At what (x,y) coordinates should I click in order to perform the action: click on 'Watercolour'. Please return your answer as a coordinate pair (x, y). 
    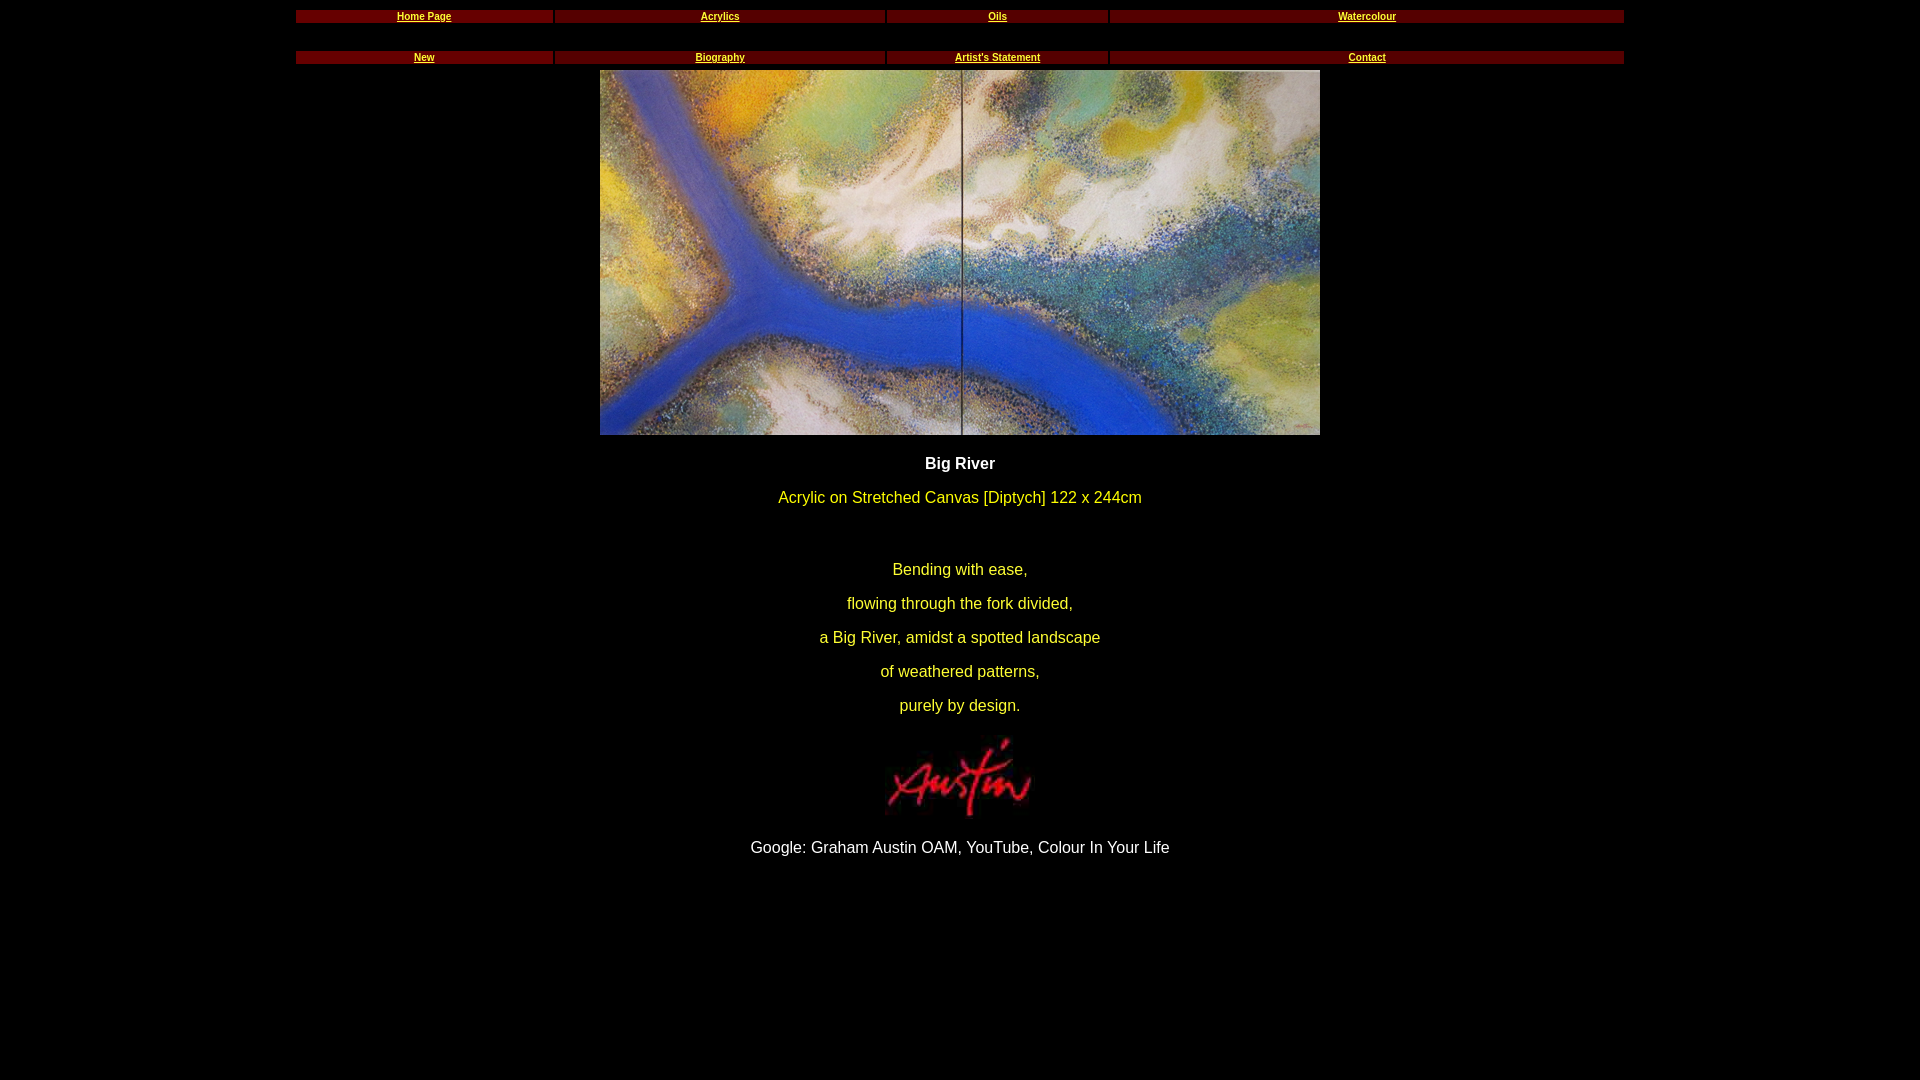
    Looking at the image, I should click on (1366, 16).